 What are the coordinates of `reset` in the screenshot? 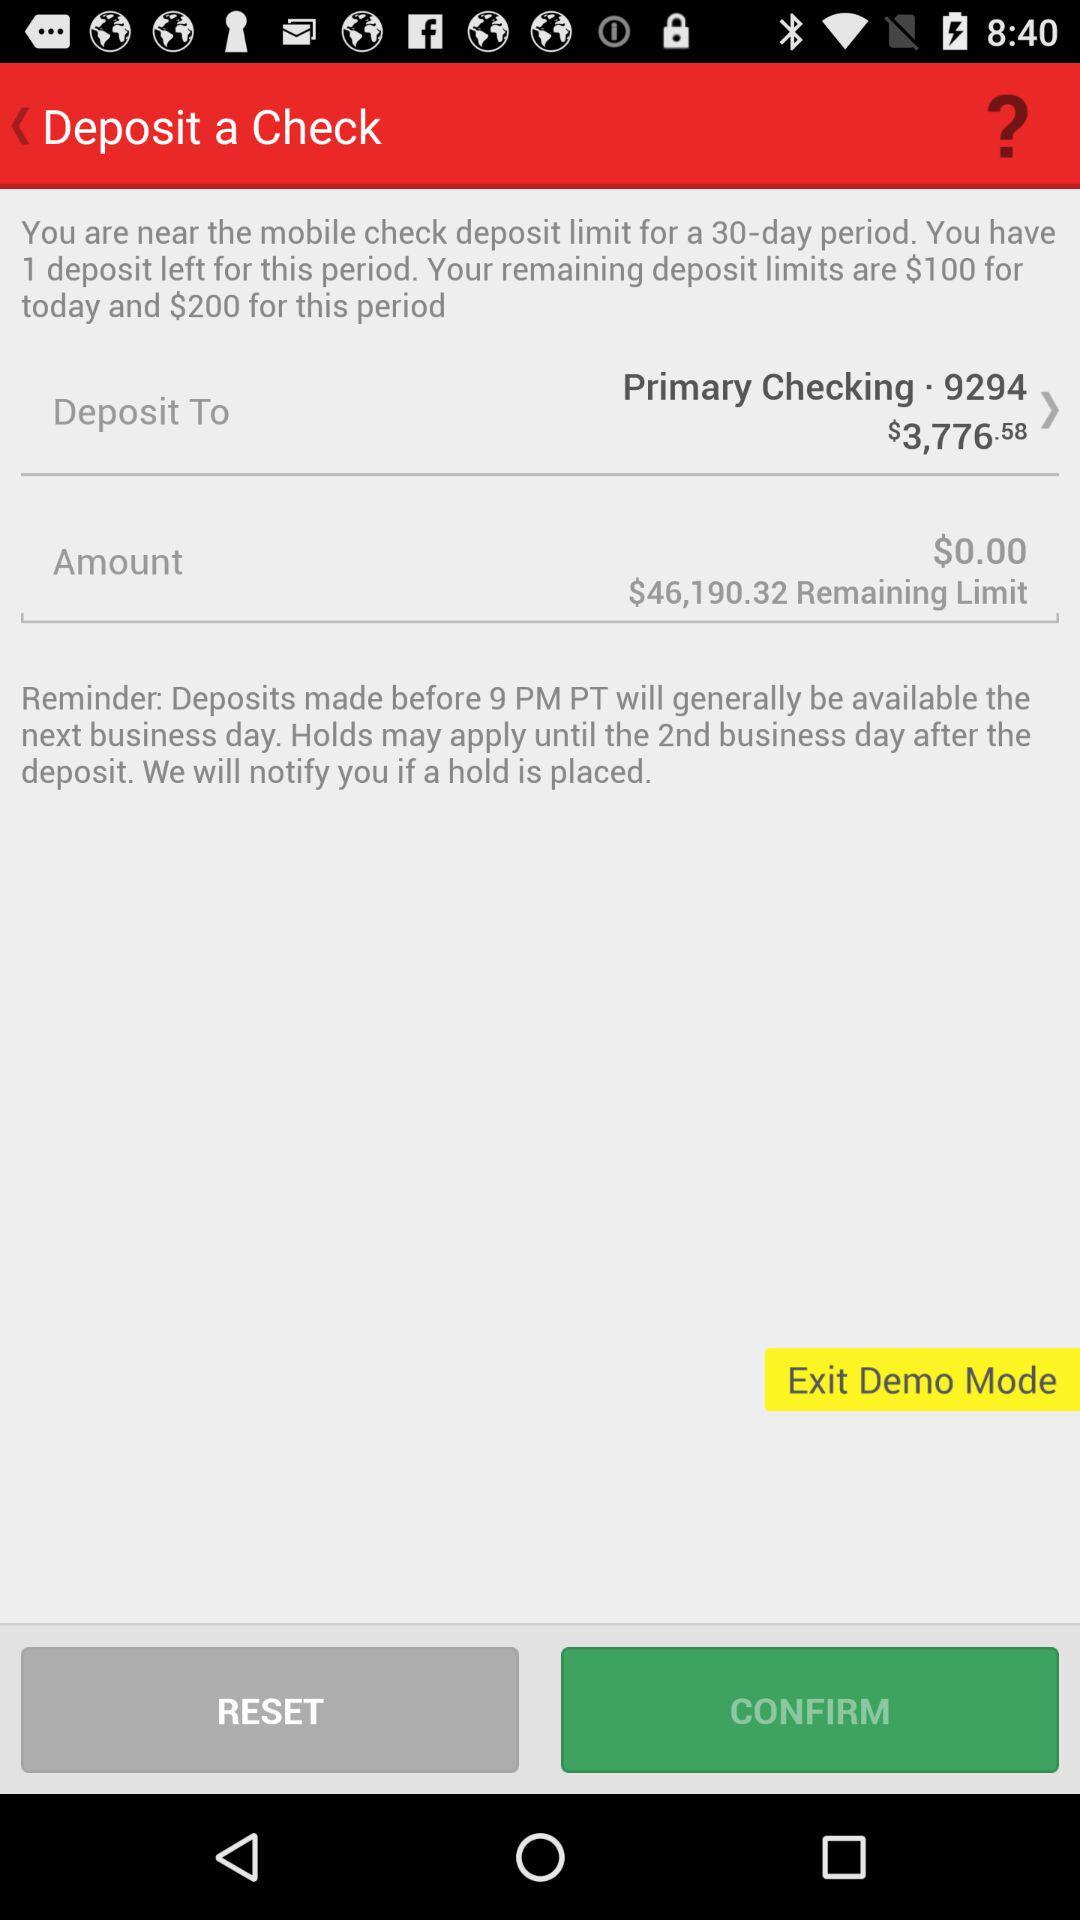 It's located at (270, 1708).